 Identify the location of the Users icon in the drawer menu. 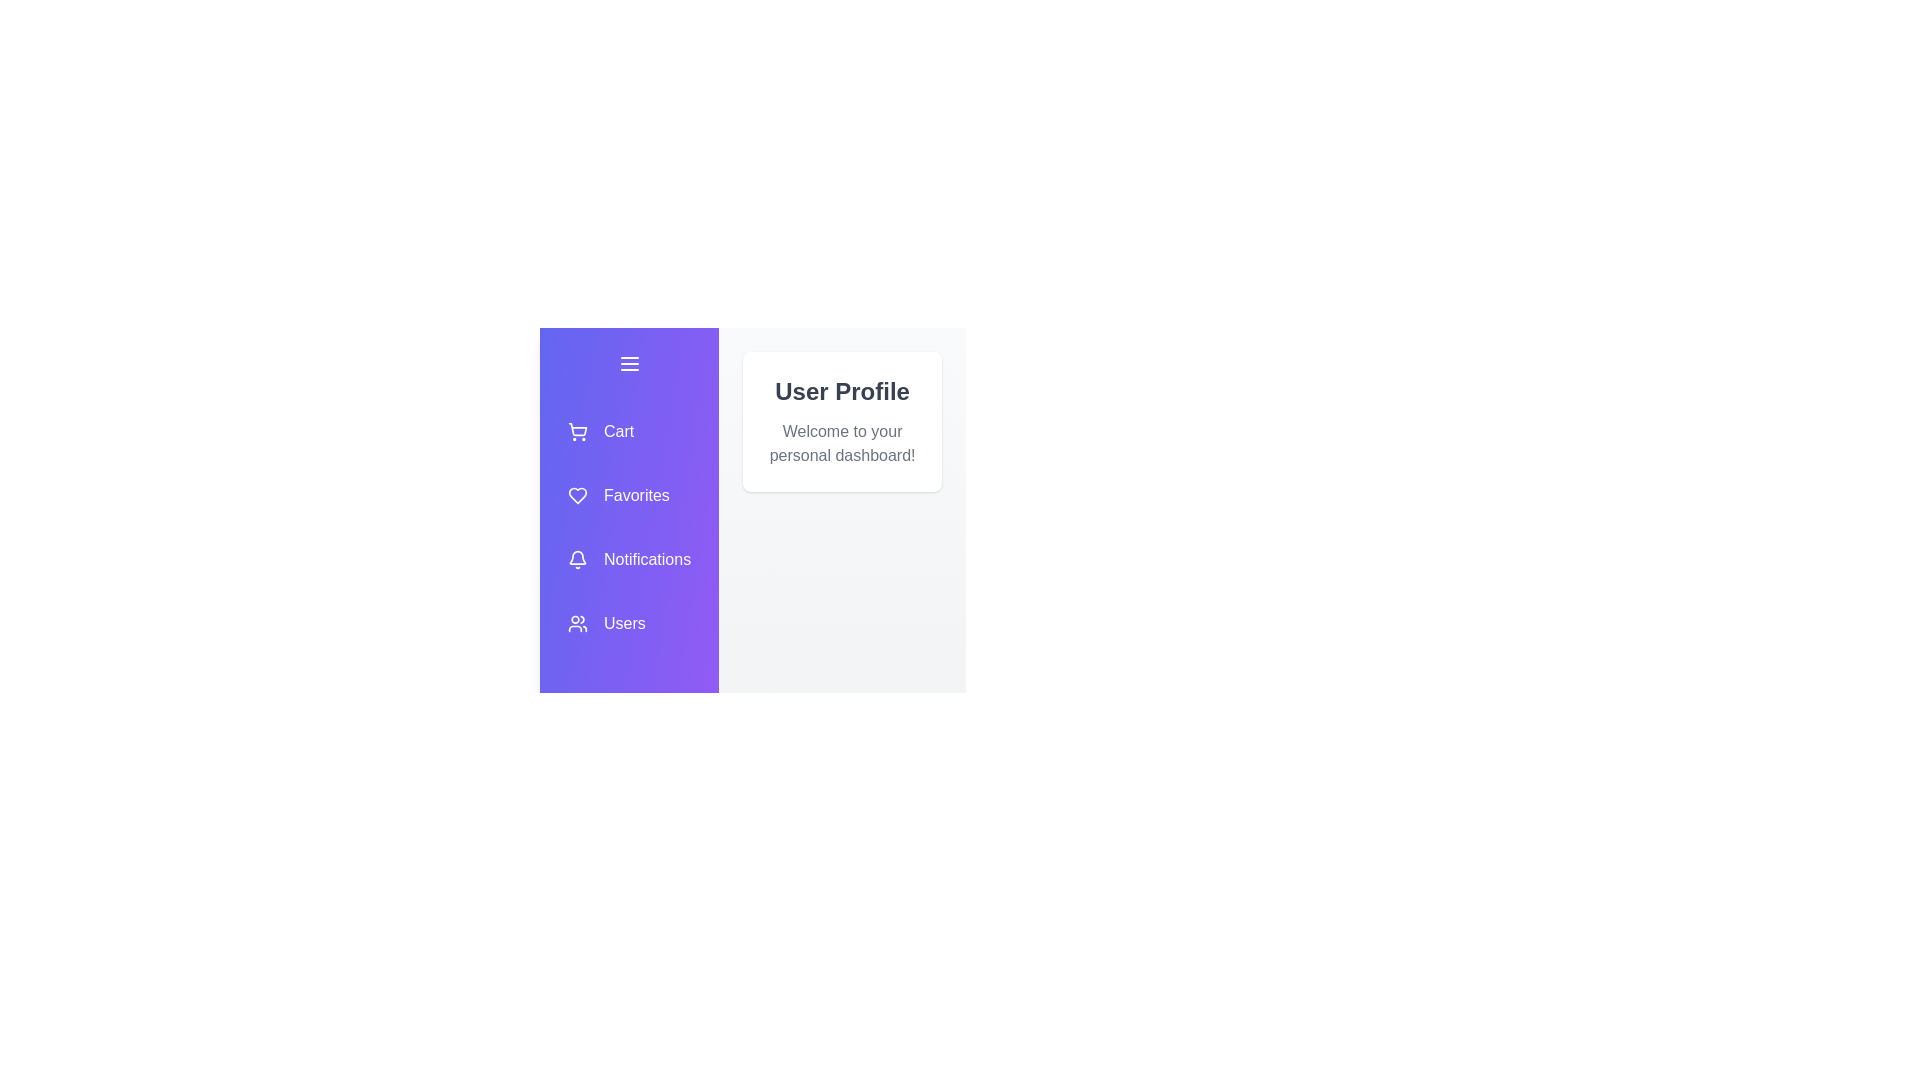
(628, 623).